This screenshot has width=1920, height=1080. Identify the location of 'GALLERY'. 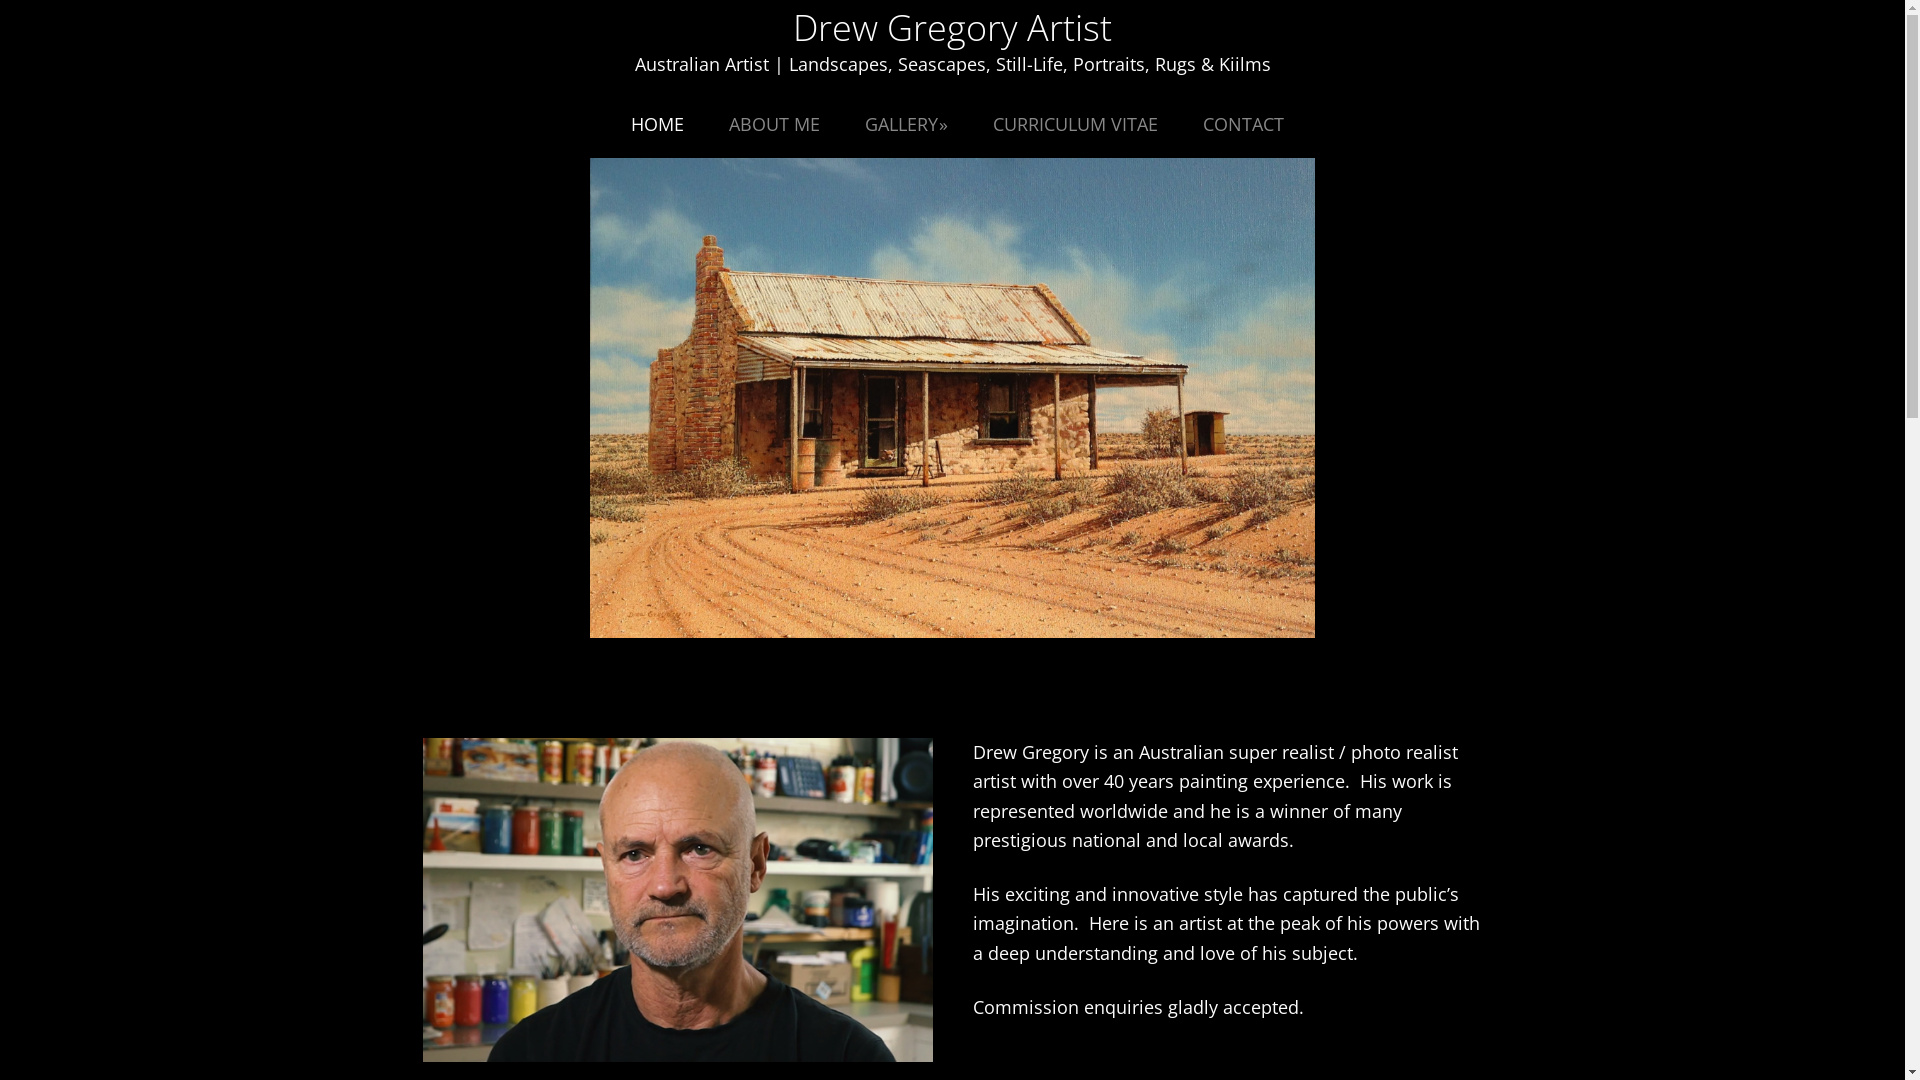
(905, 123).